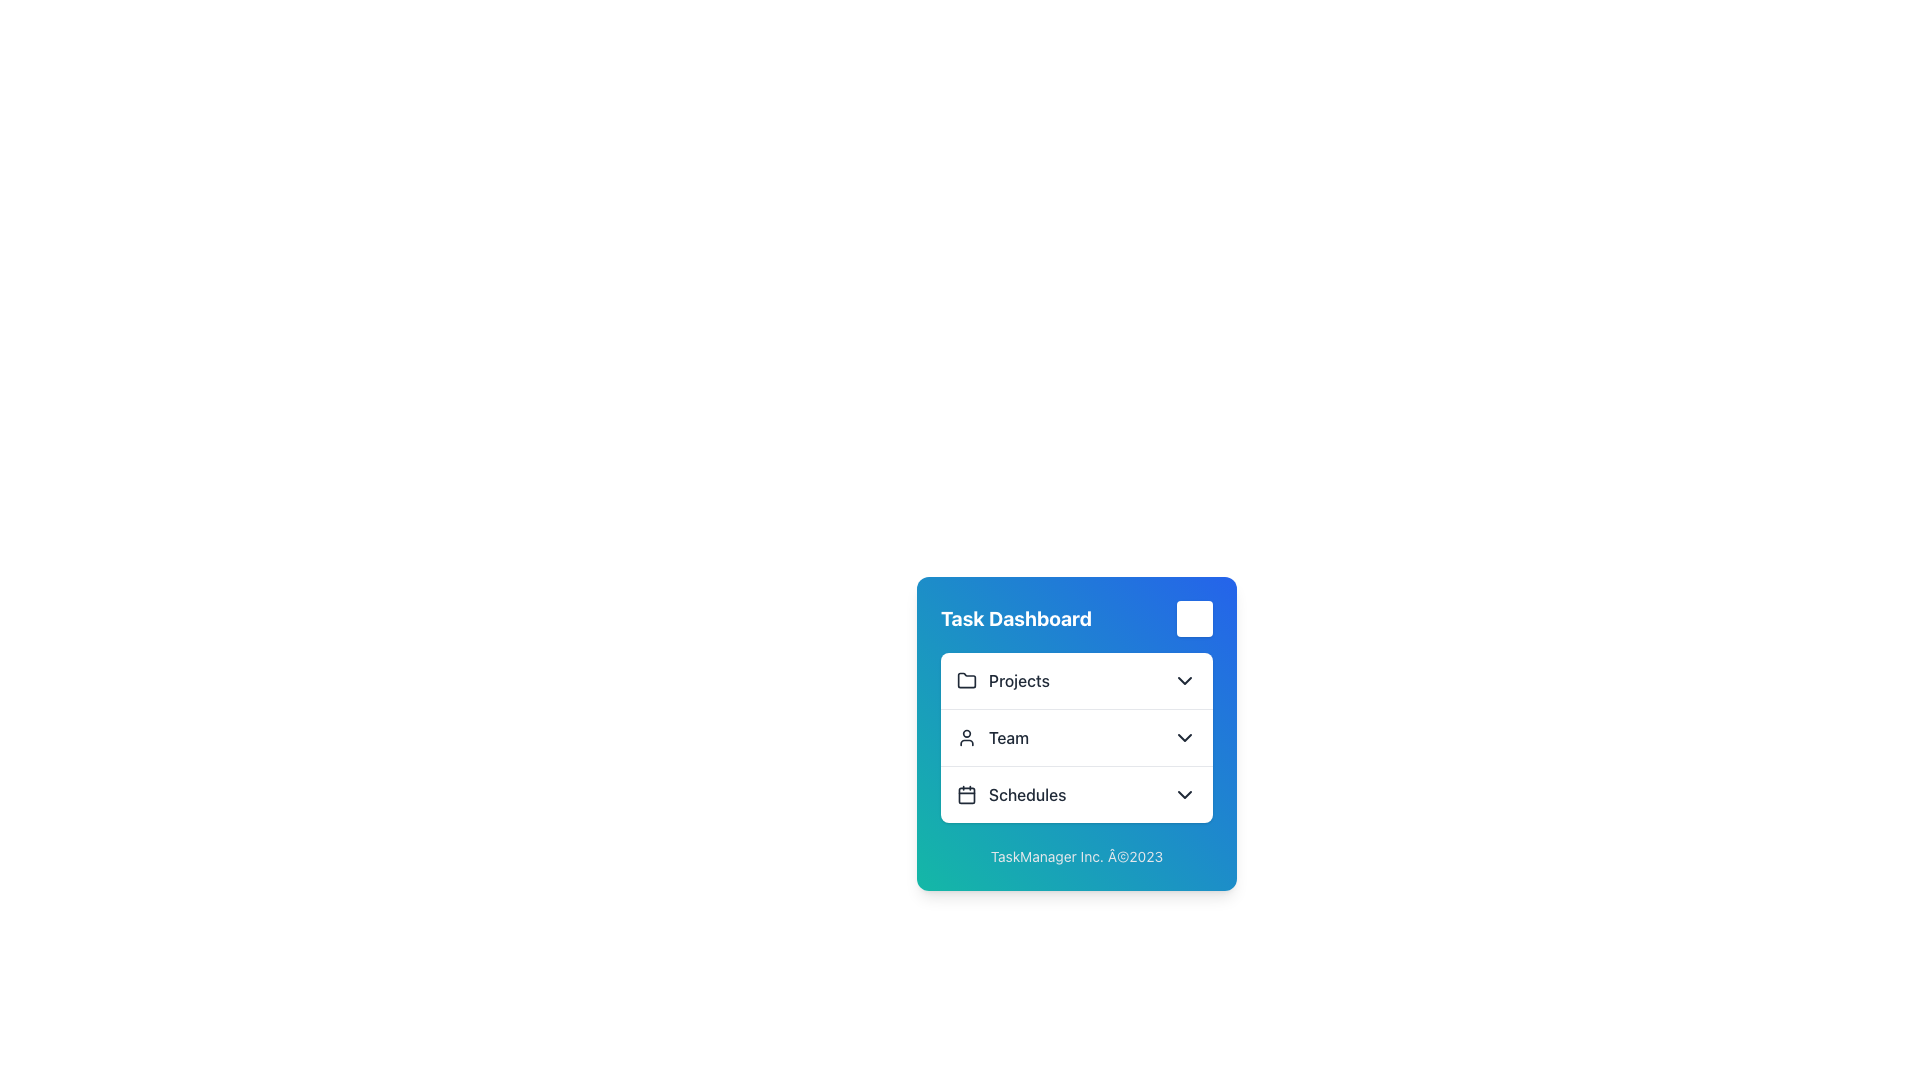  I want to click on the 'Team' dropdown button located within a white background section, which is the second option in a list of three items, so click(1075, 737).